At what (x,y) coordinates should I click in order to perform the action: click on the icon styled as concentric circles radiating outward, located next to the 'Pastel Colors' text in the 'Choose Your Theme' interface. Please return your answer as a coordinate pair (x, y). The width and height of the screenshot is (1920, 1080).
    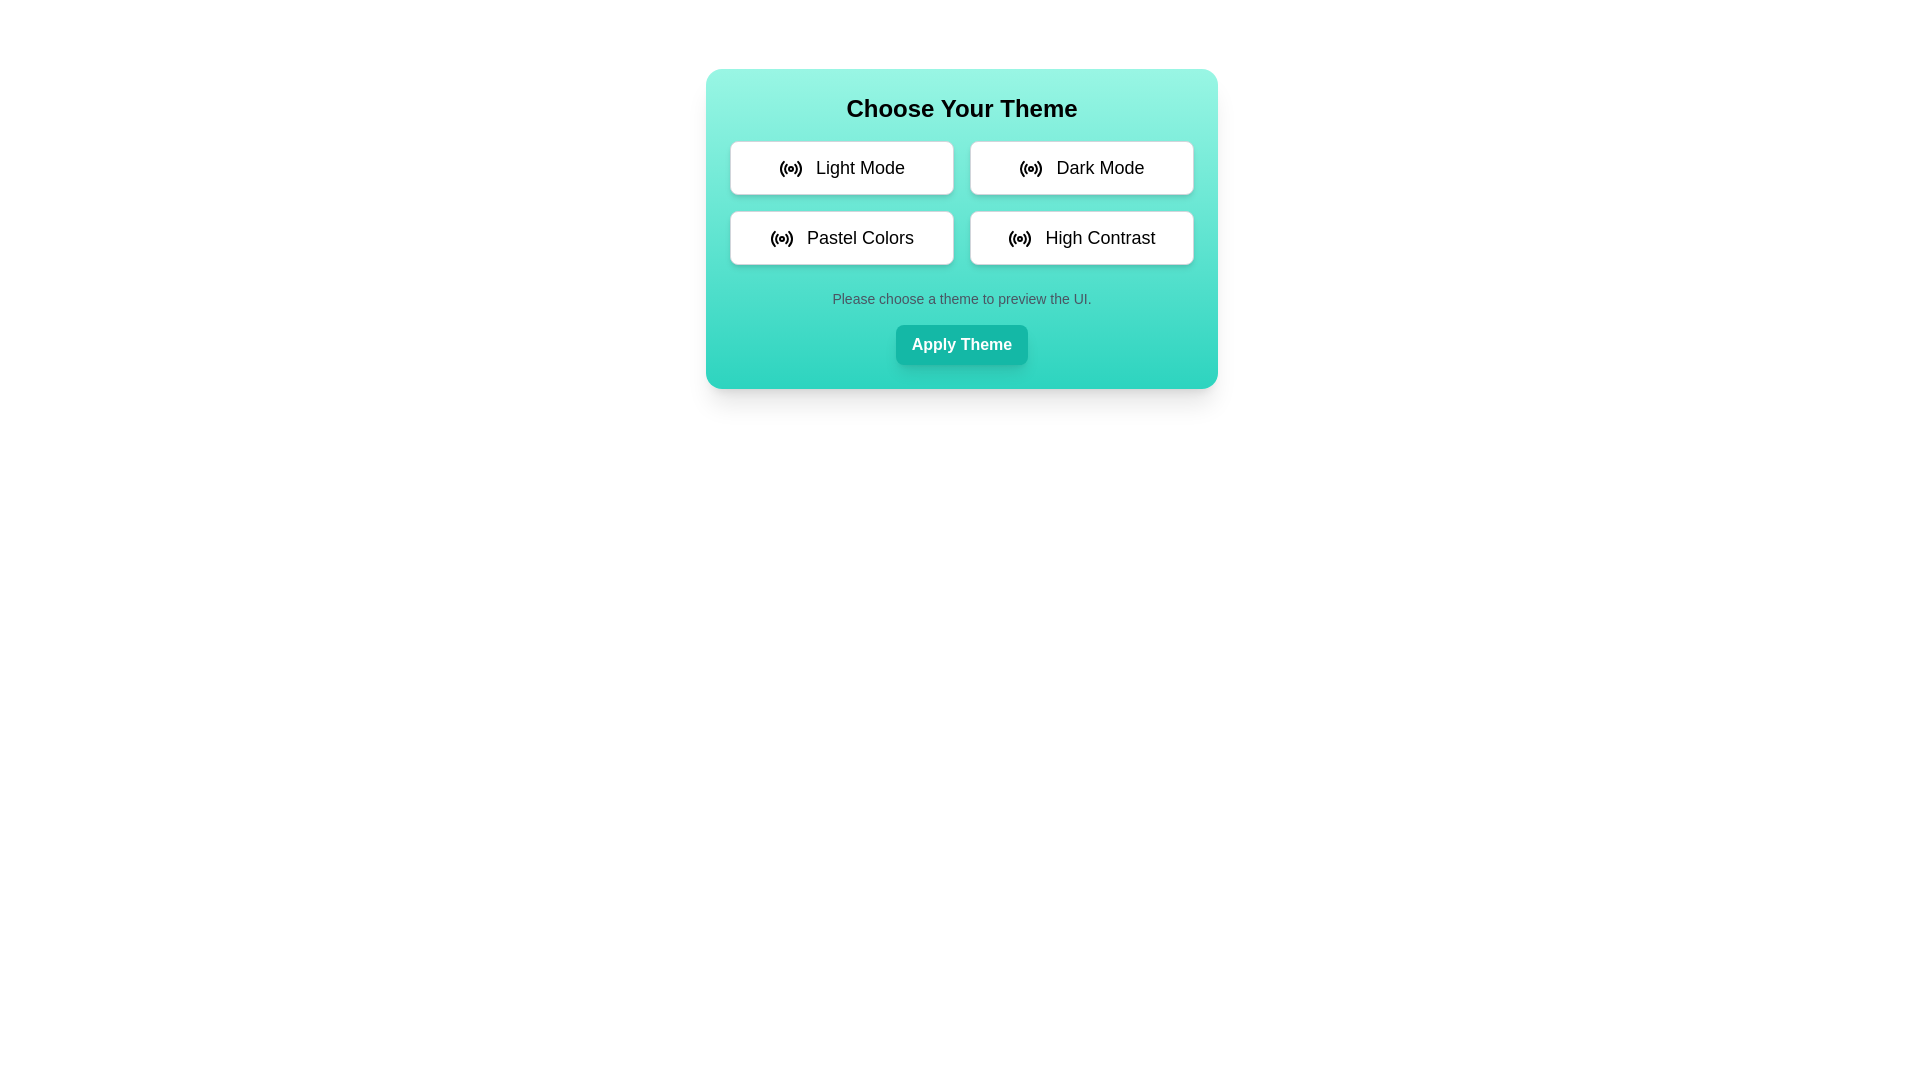
    Looking at the image, I should click on (781, 238).